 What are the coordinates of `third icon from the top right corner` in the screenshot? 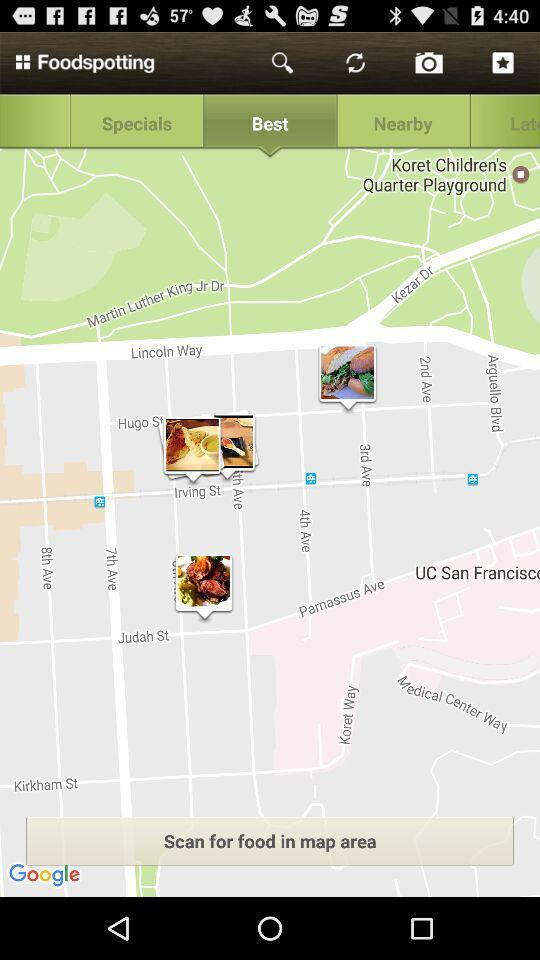 It's located at (355, 63).